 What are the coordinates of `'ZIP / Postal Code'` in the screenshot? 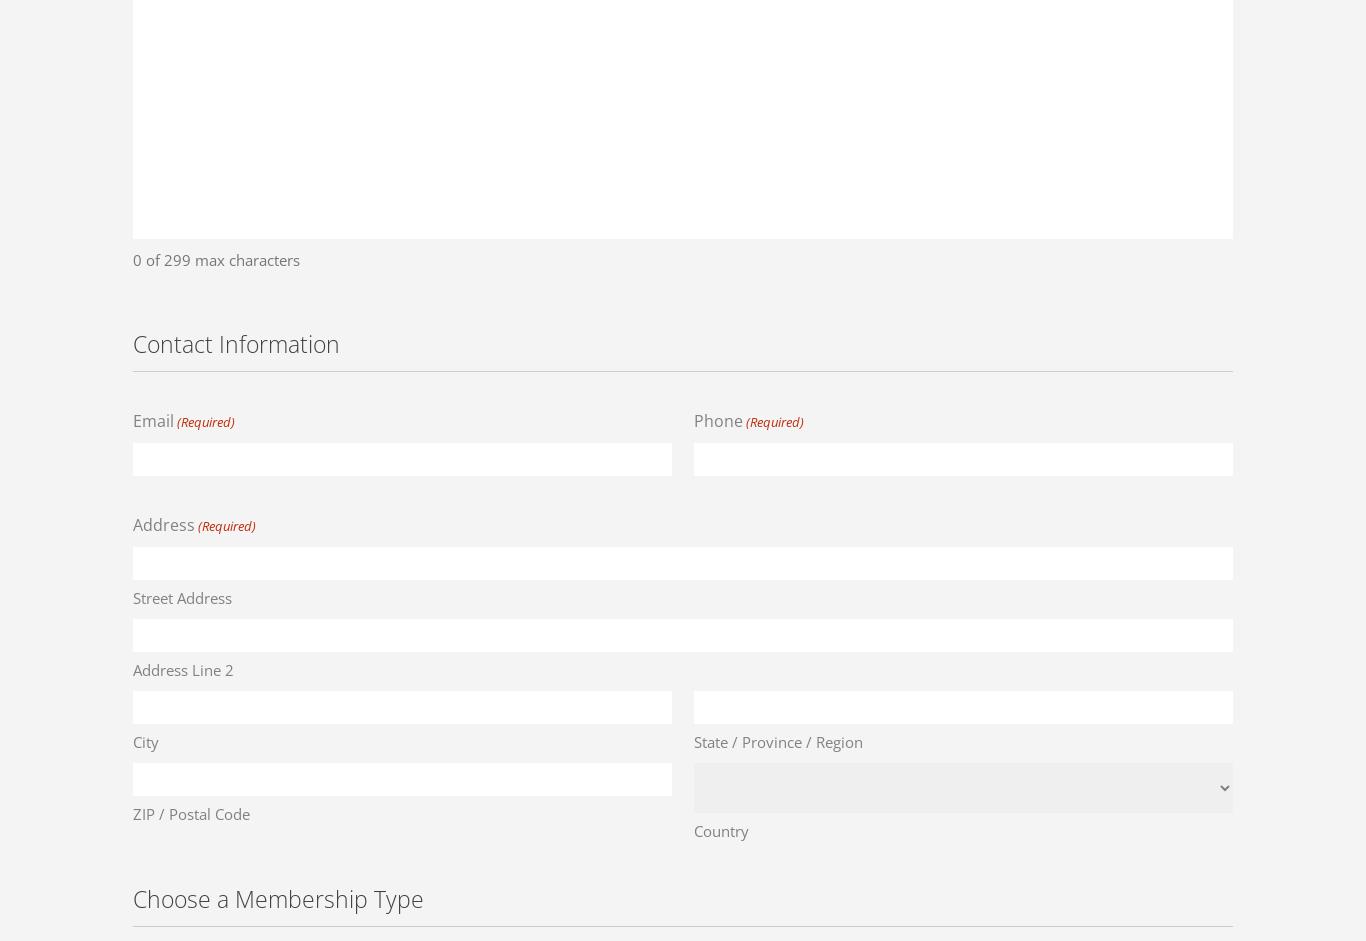 It's located at (190, 813).